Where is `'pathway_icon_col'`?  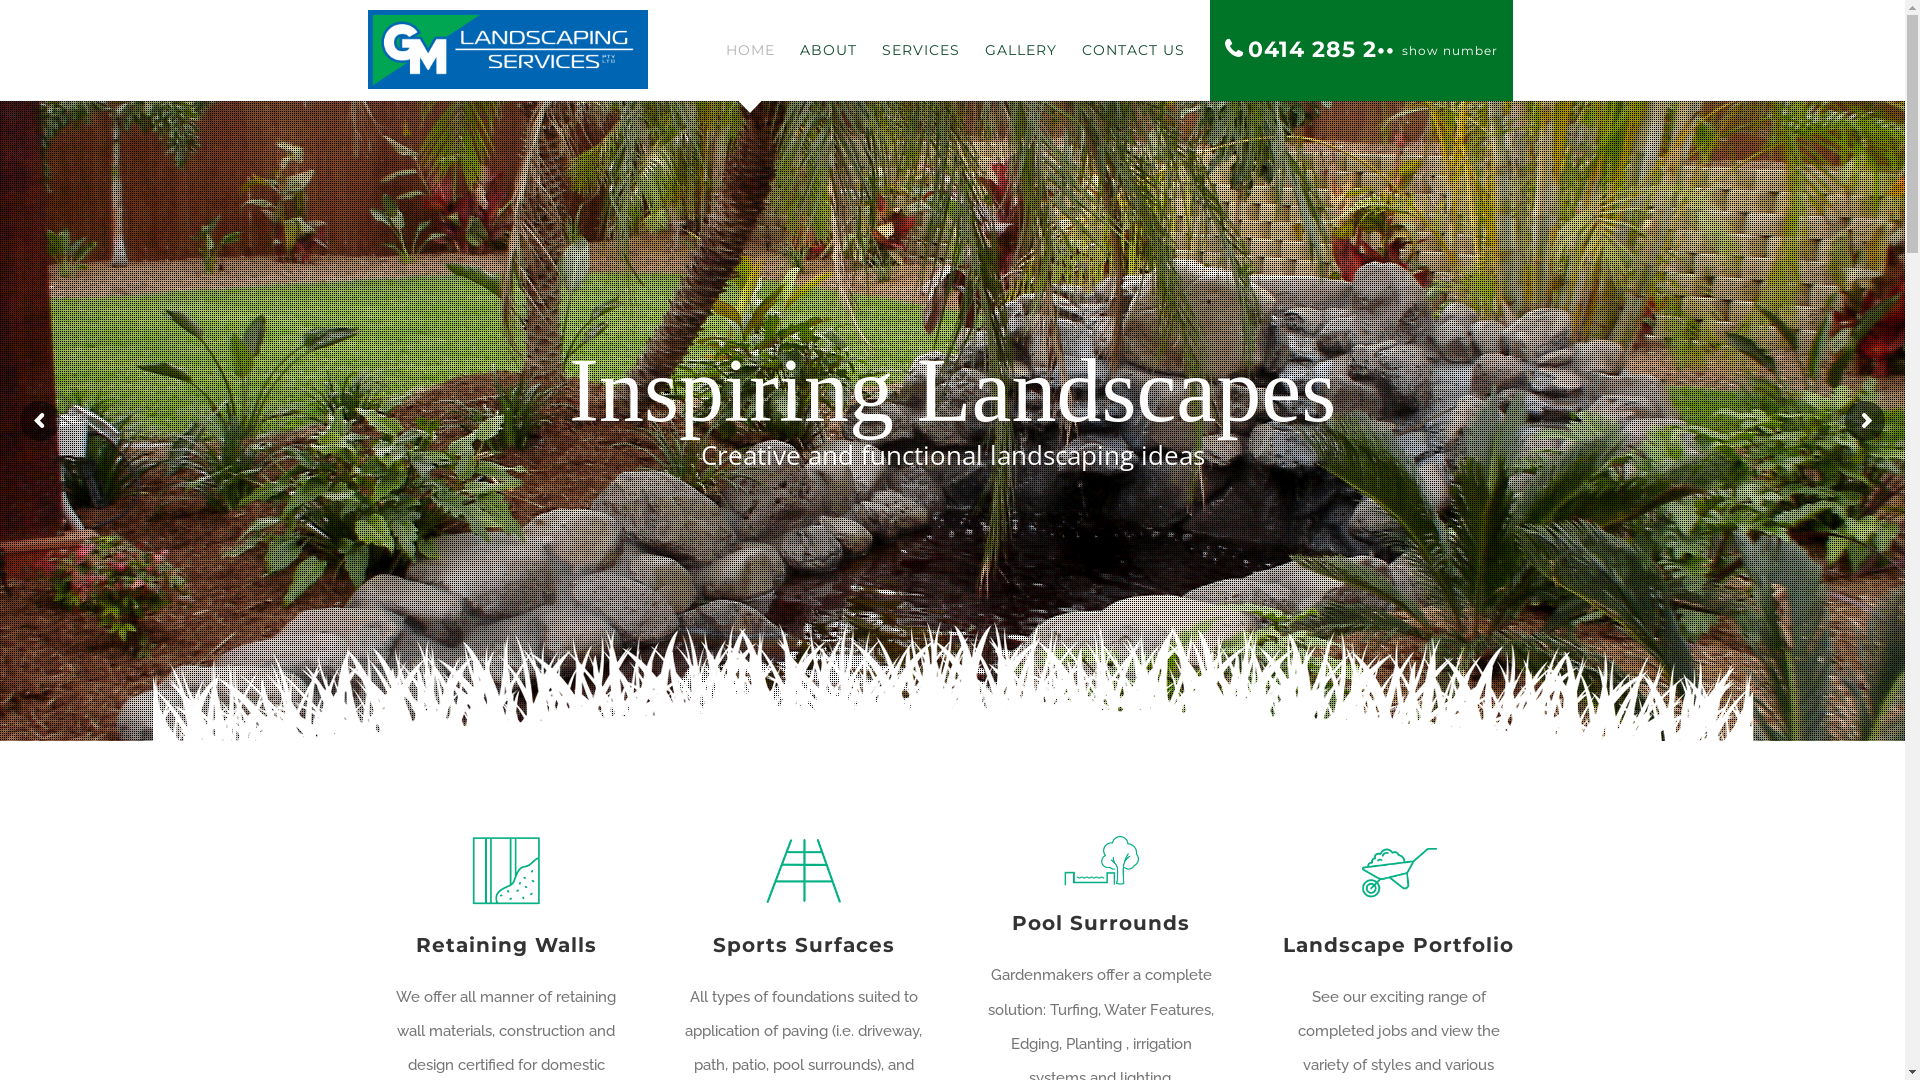 'pathway_icon_col' is located at coordinates (803, 870).